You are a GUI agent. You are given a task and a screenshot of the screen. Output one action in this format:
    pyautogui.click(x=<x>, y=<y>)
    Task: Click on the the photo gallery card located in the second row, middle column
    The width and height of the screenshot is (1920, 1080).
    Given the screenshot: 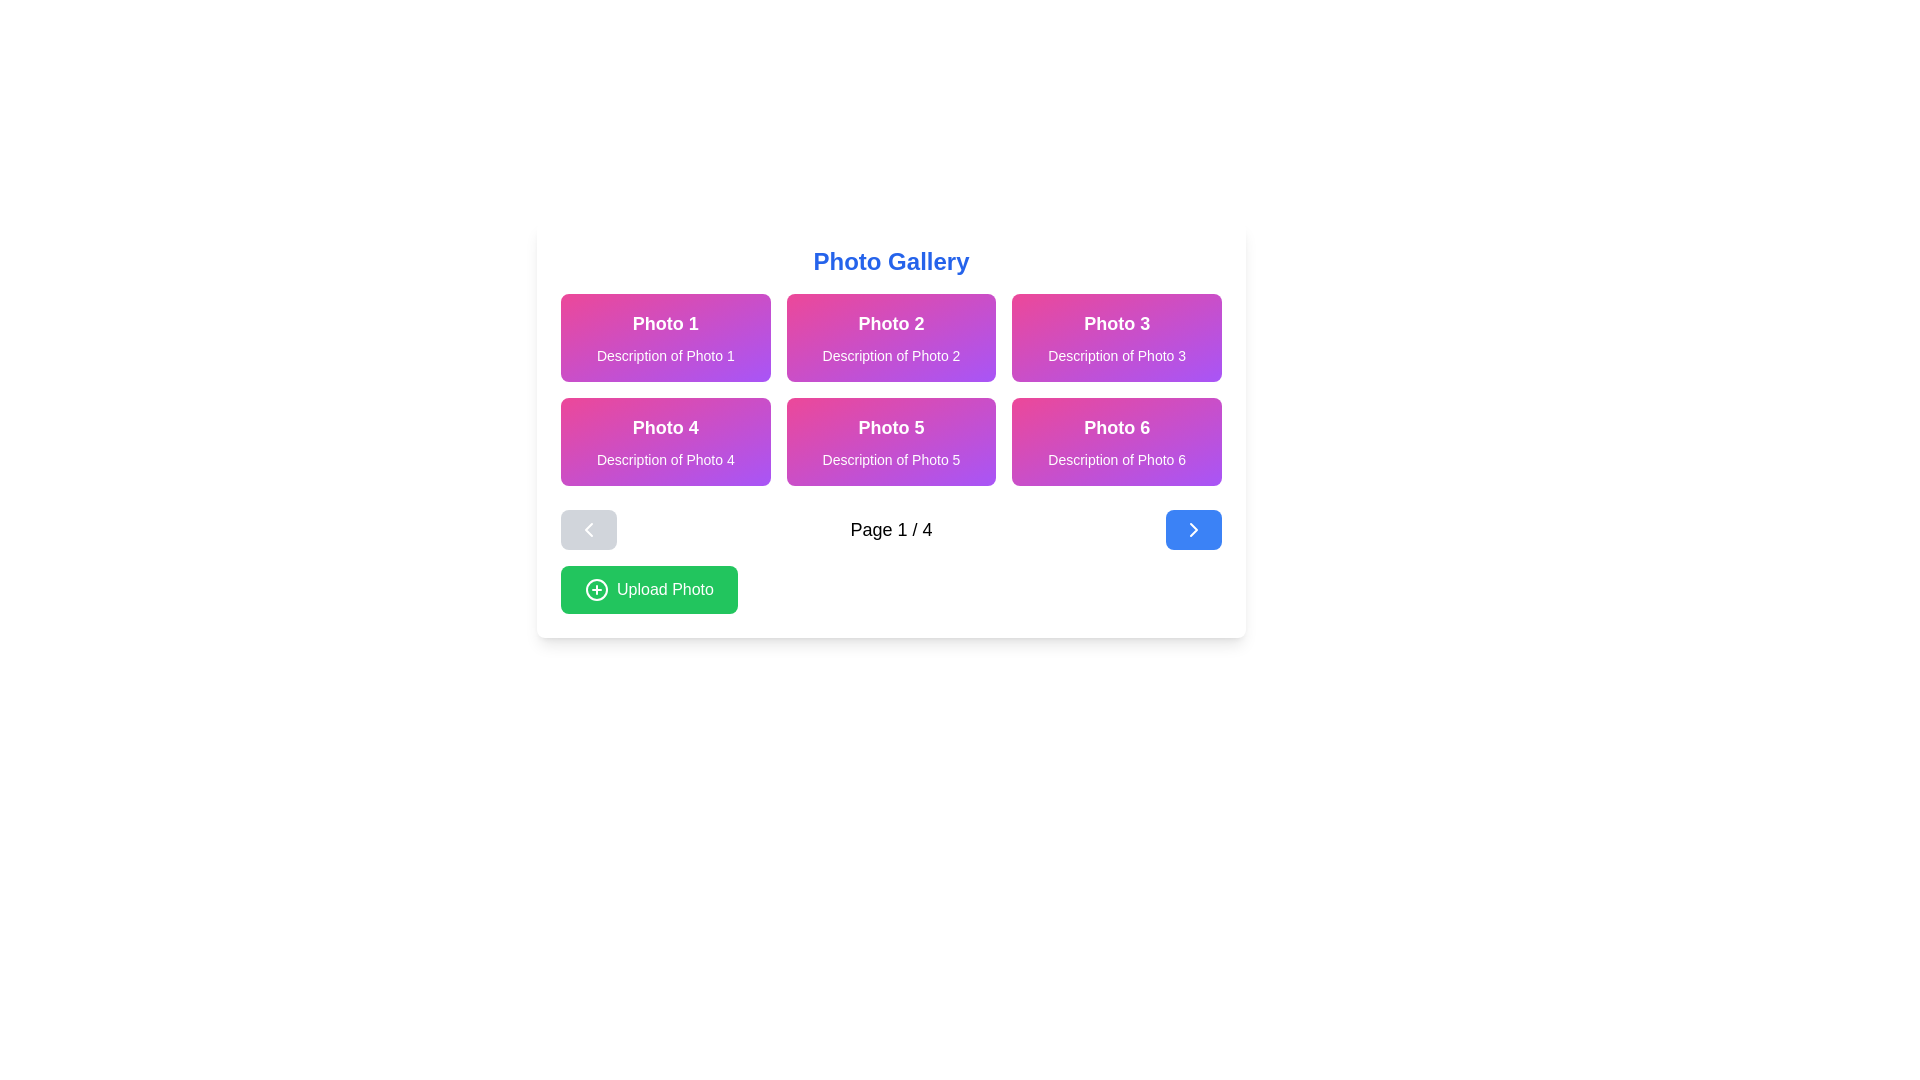 What is the action you would take?
    pyautogui.click(x=890, y=441)
    